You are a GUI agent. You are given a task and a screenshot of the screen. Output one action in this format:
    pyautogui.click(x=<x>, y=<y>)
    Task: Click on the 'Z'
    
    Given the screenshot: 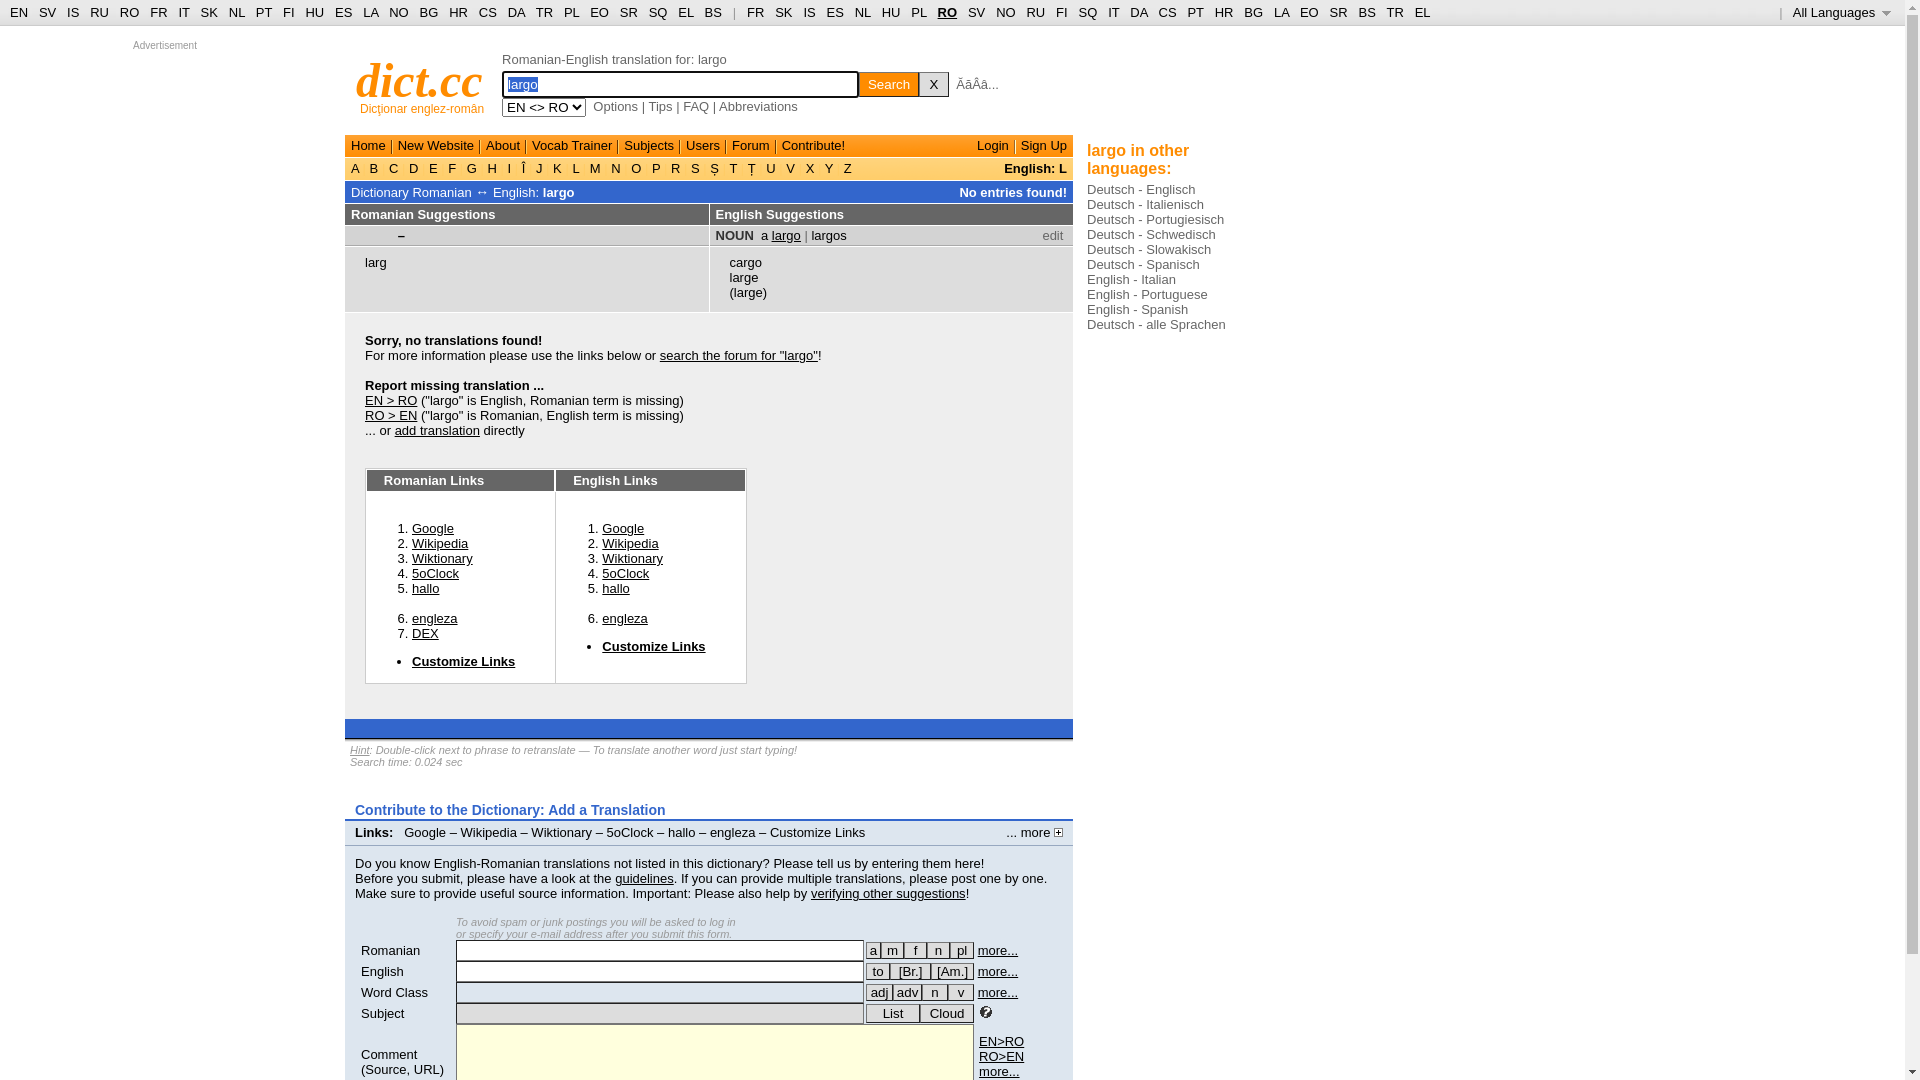 What is the action you would take?
    pyautogui.click(x=840, y=167)
    